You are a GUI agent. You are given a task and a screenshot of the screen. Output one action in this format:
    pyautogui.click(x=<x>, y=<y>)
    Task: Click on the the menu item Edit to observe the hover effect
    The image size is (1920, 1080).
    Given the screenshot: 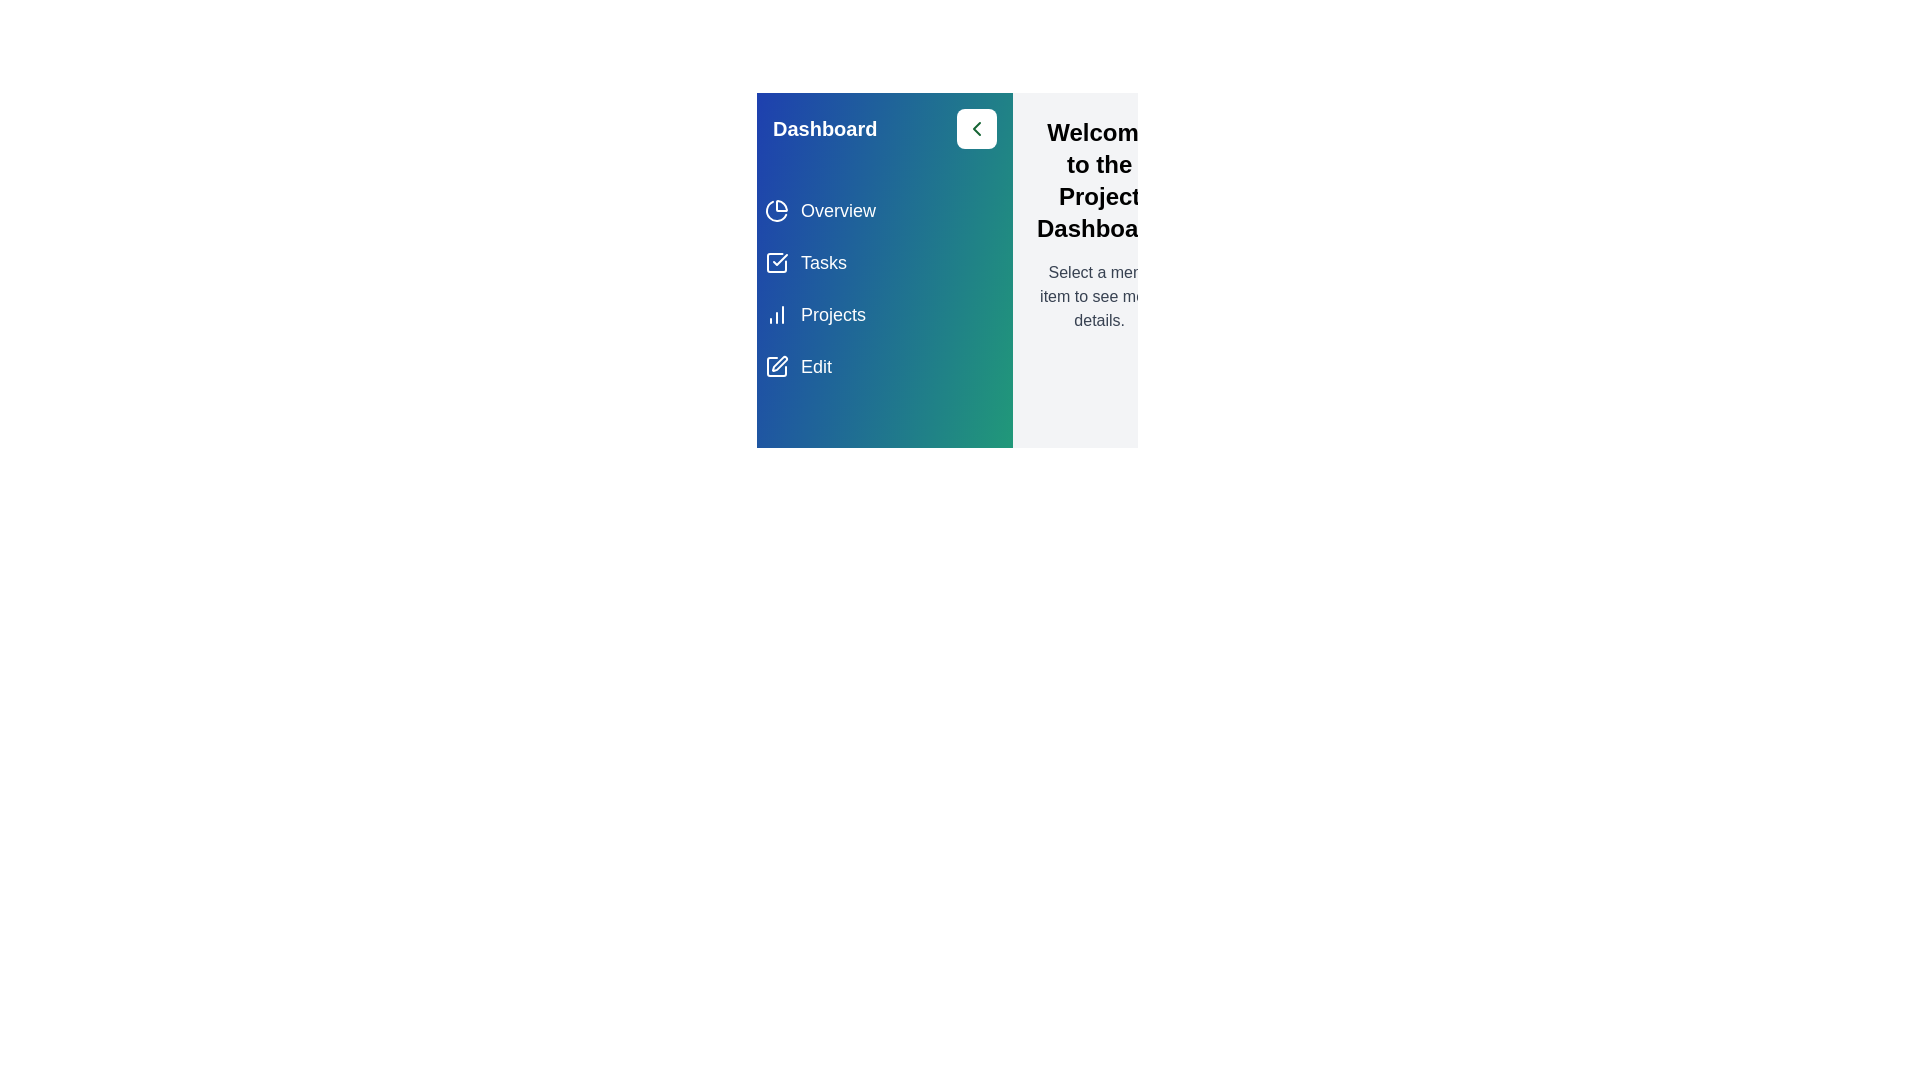 What is the action you would take?
    pyautogui.click(x=883, y=366)
    